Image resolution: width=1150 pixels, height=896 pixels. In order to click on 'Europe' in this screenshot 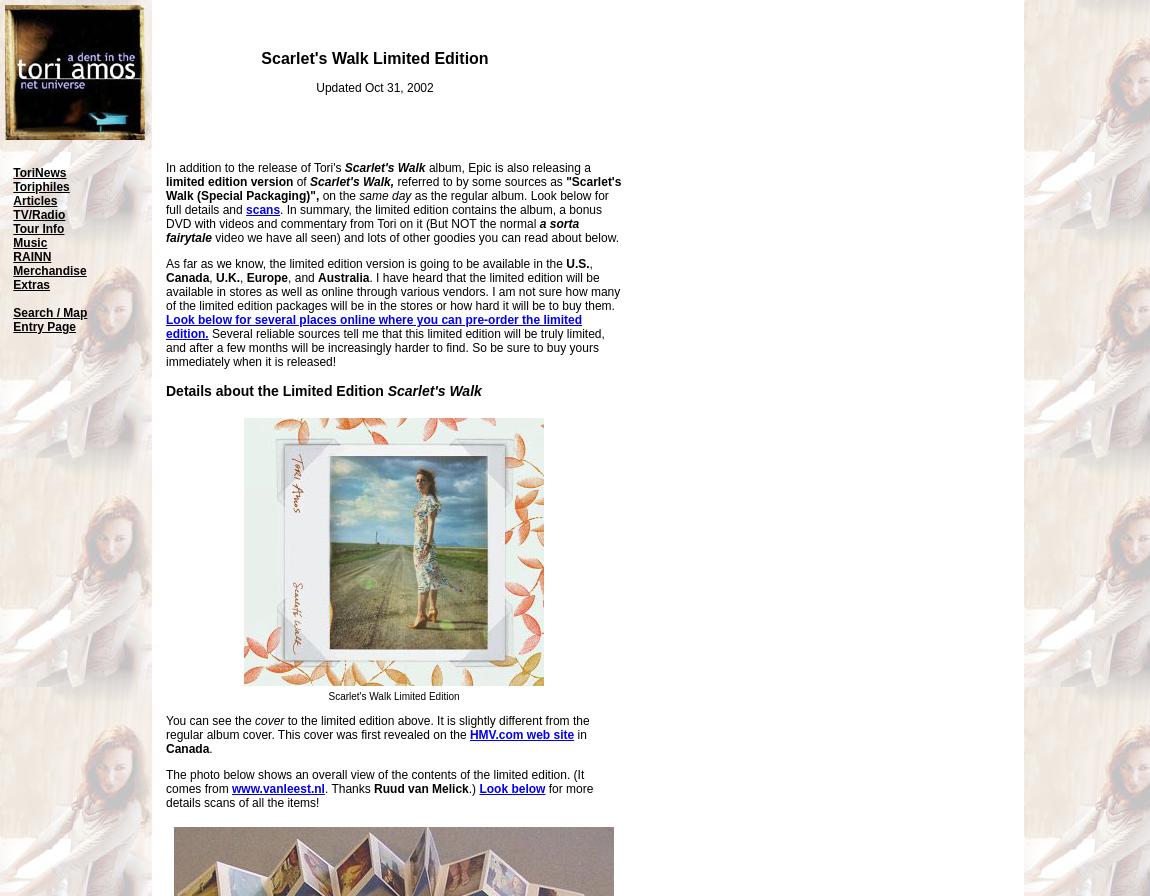, I will do `click(244, 278)`.